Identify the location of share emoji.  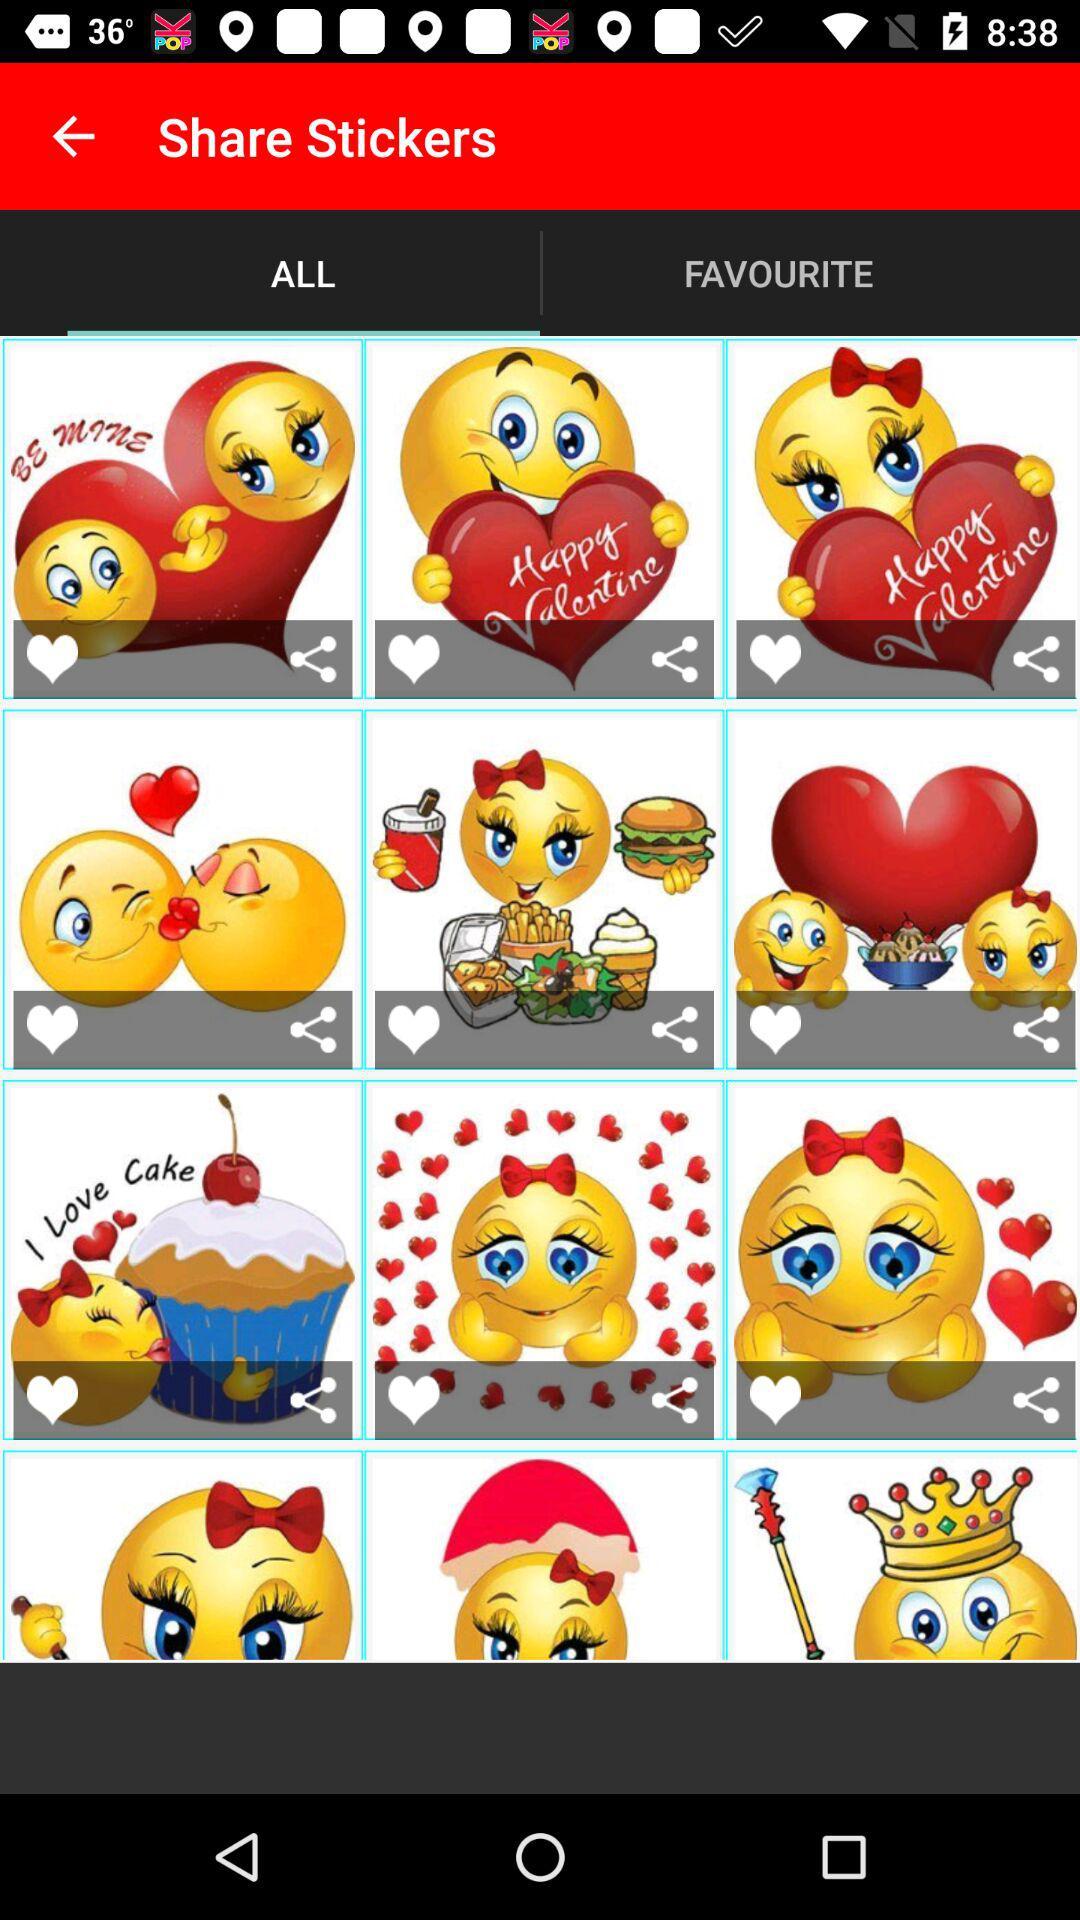
(313, 659).